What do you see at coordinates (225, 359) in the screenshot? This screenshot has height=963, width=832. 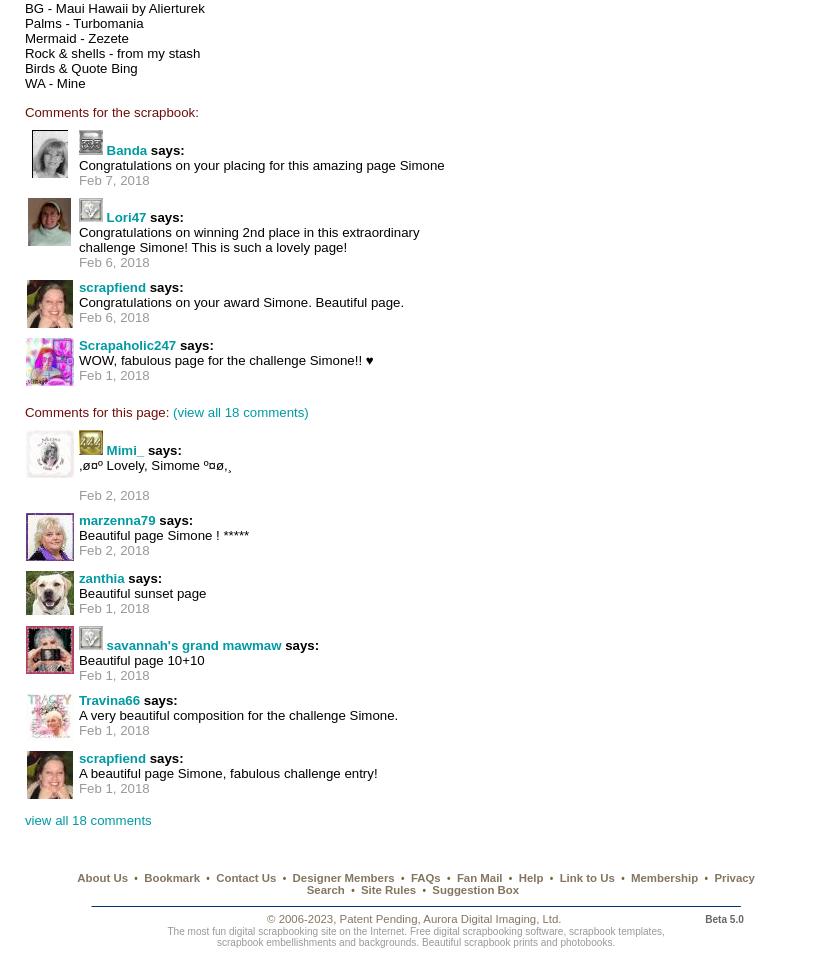 I see `'WOW, fabulous page for the challenge Simone!! ♥'` at bounding box center [225, 359].